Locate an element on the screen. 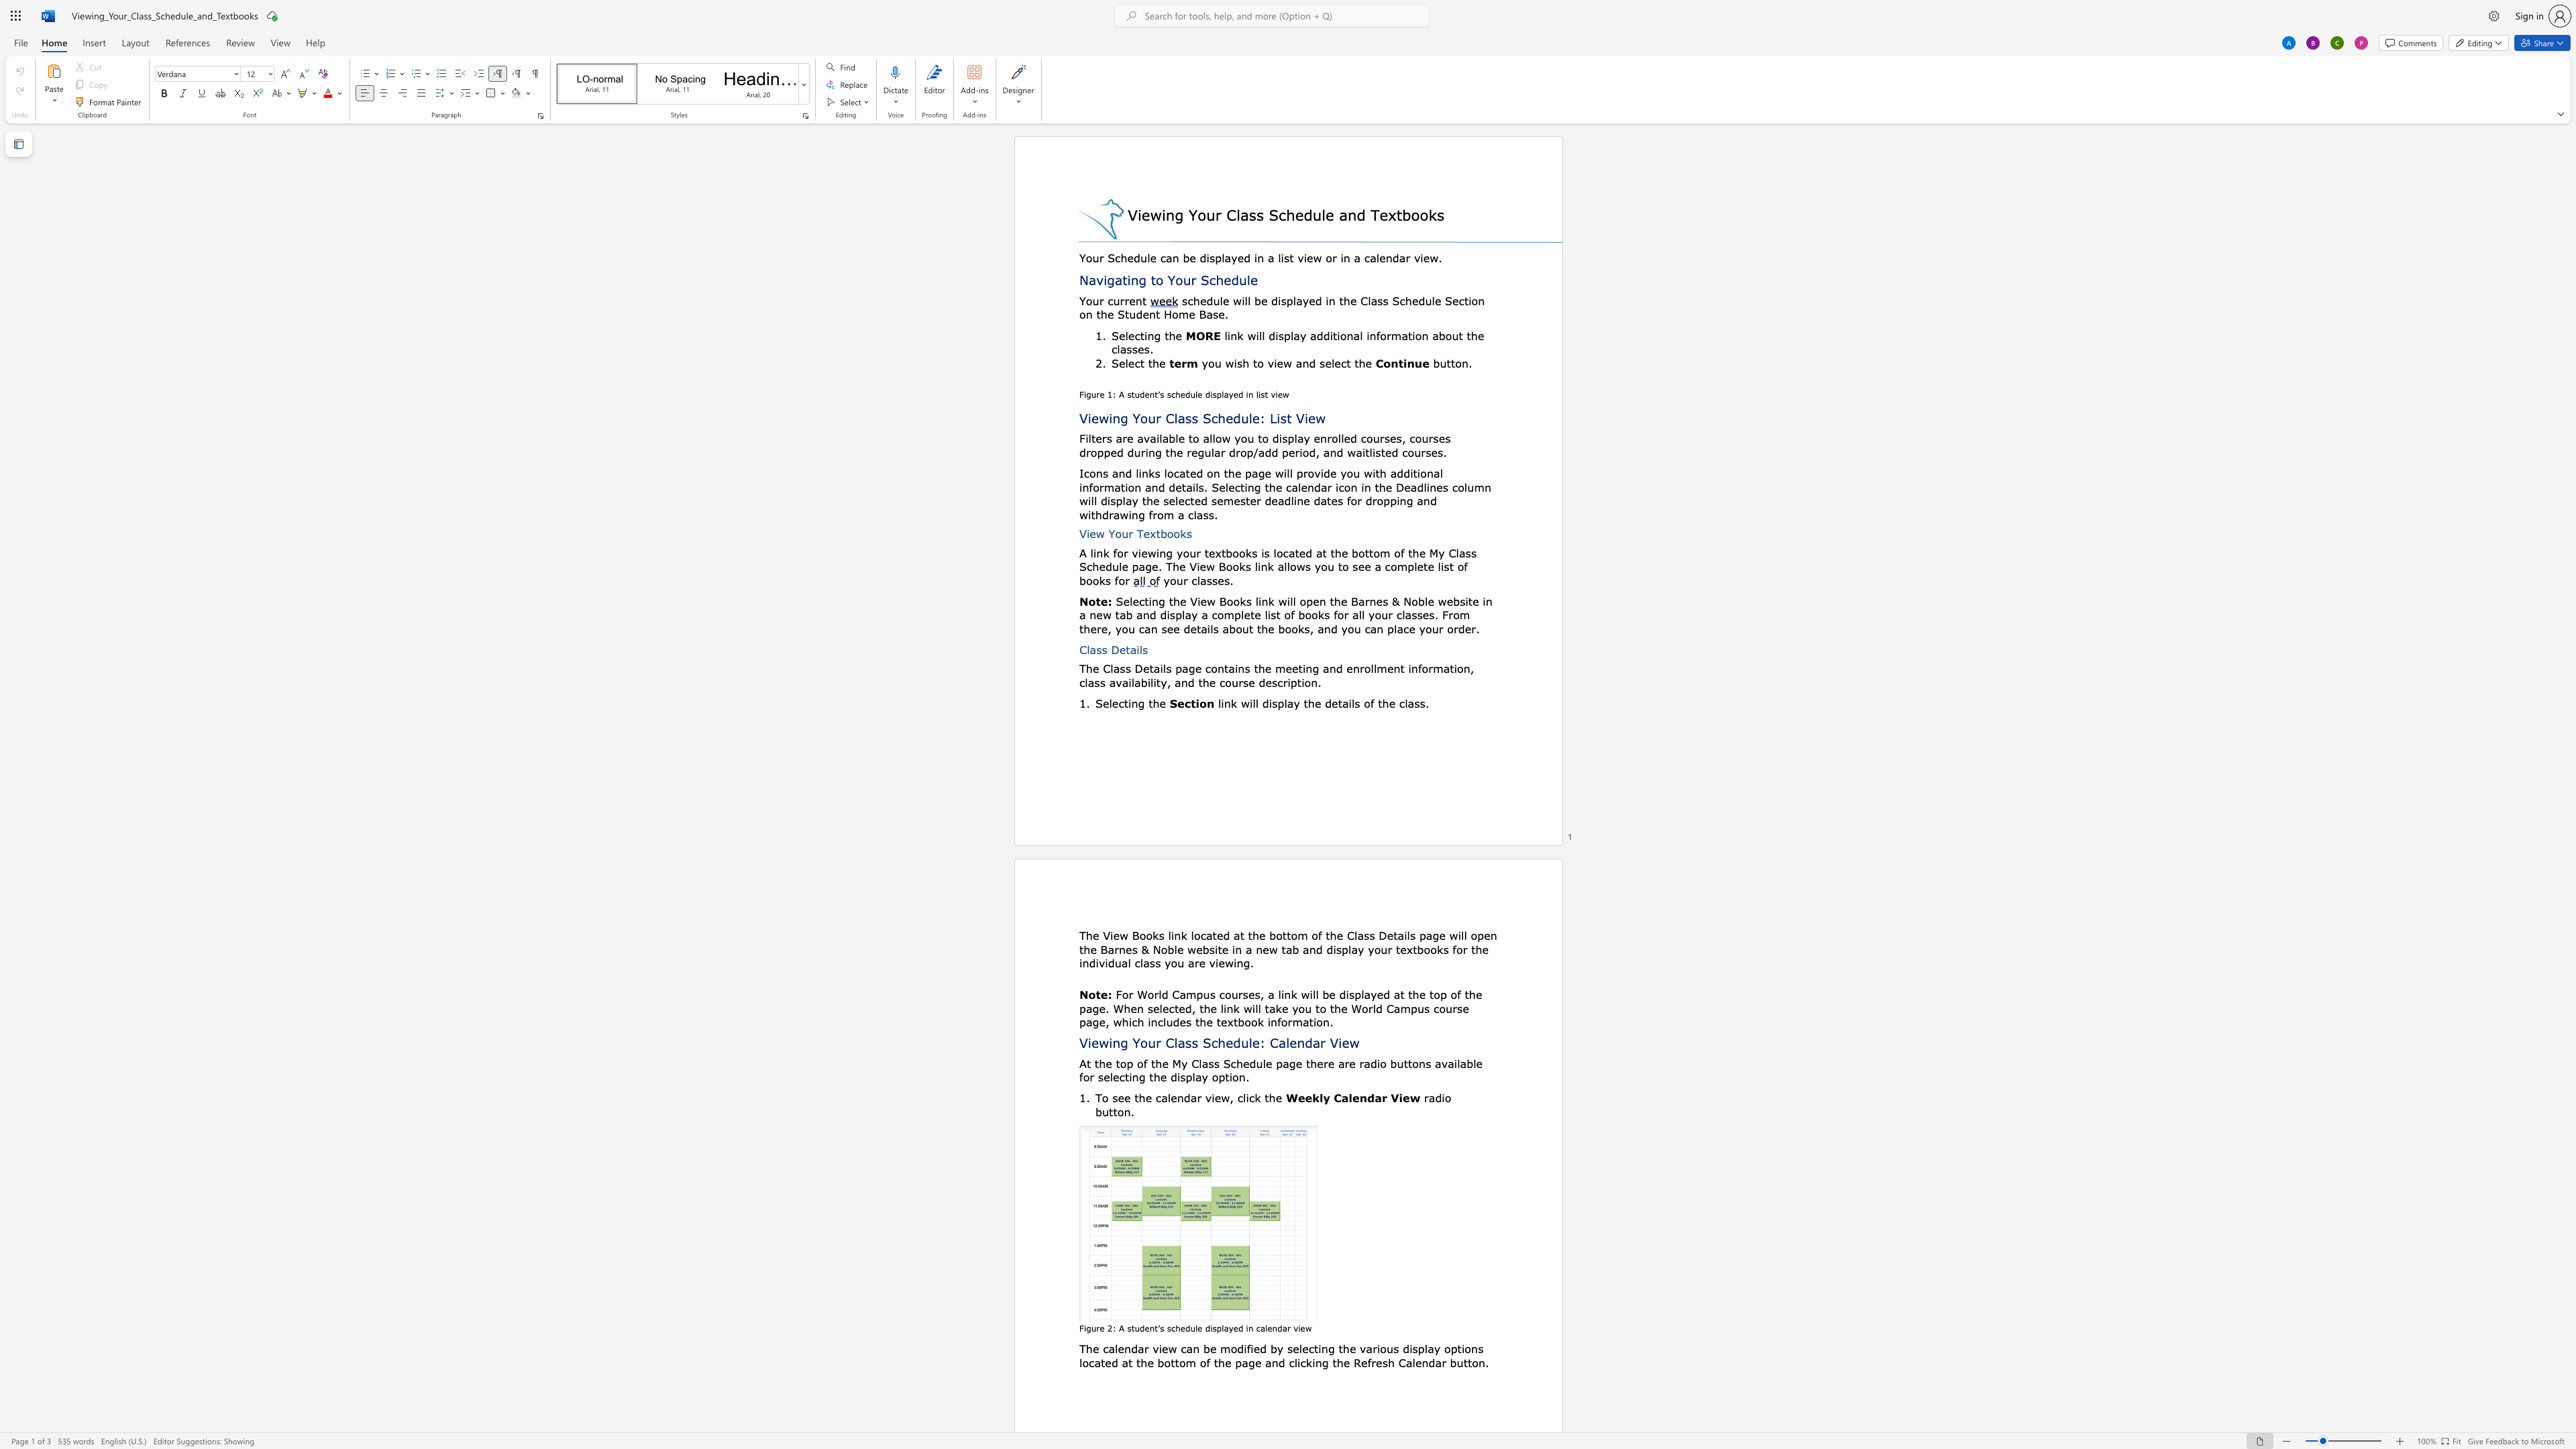 This screenshot has width=2576, height=1449. the 3th character "s" in the text is located at coordinates (1144, 648).